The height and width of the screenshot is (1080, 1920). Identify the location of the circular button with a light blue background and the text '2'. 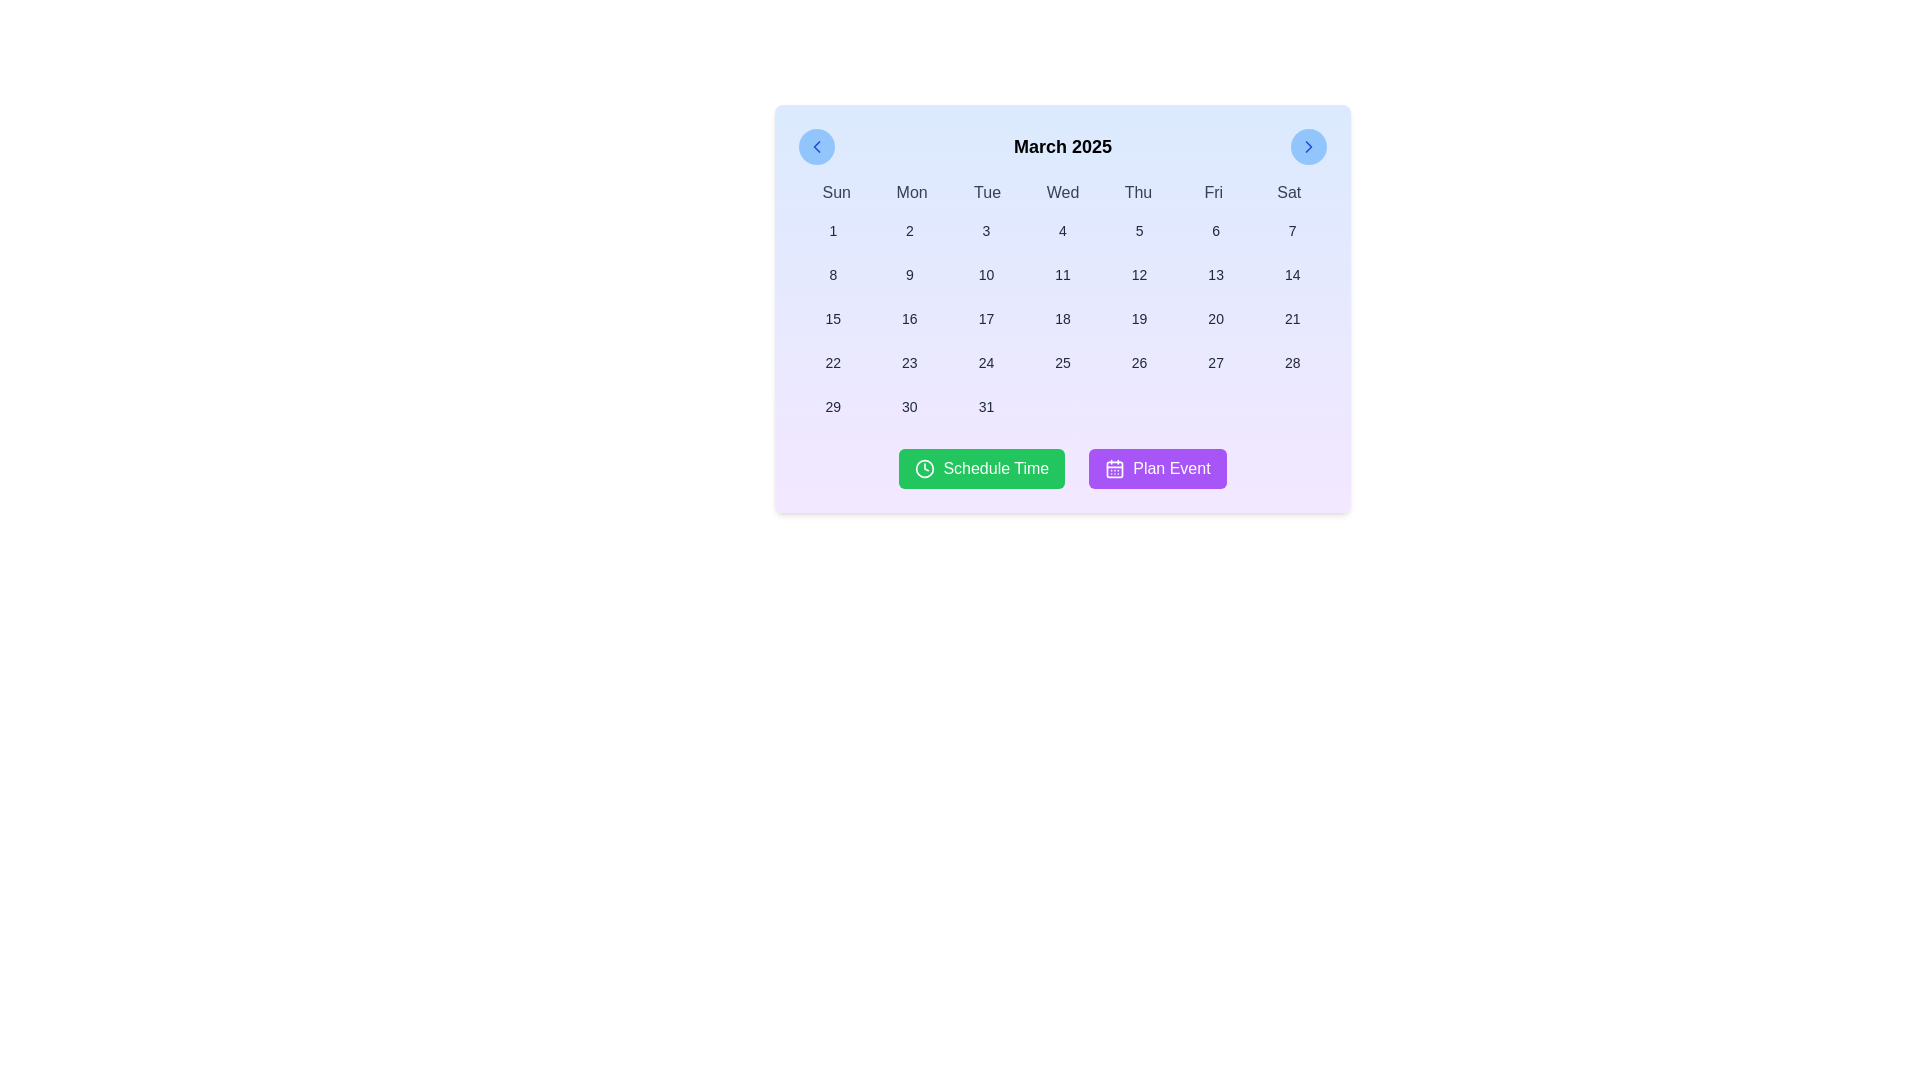
(908, 230).